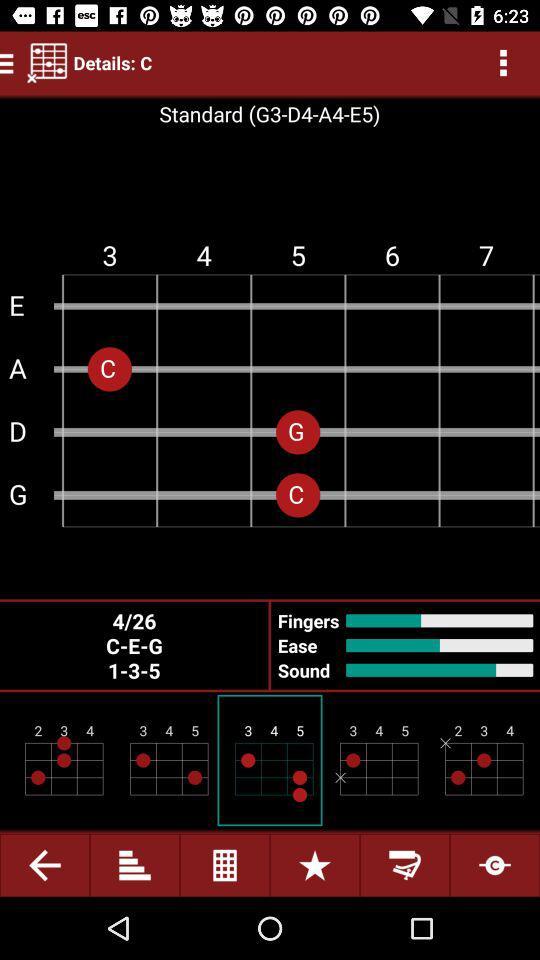 The image size is (540, 960). I want to click on the left  side of the text delailsc, so click(47, 62).